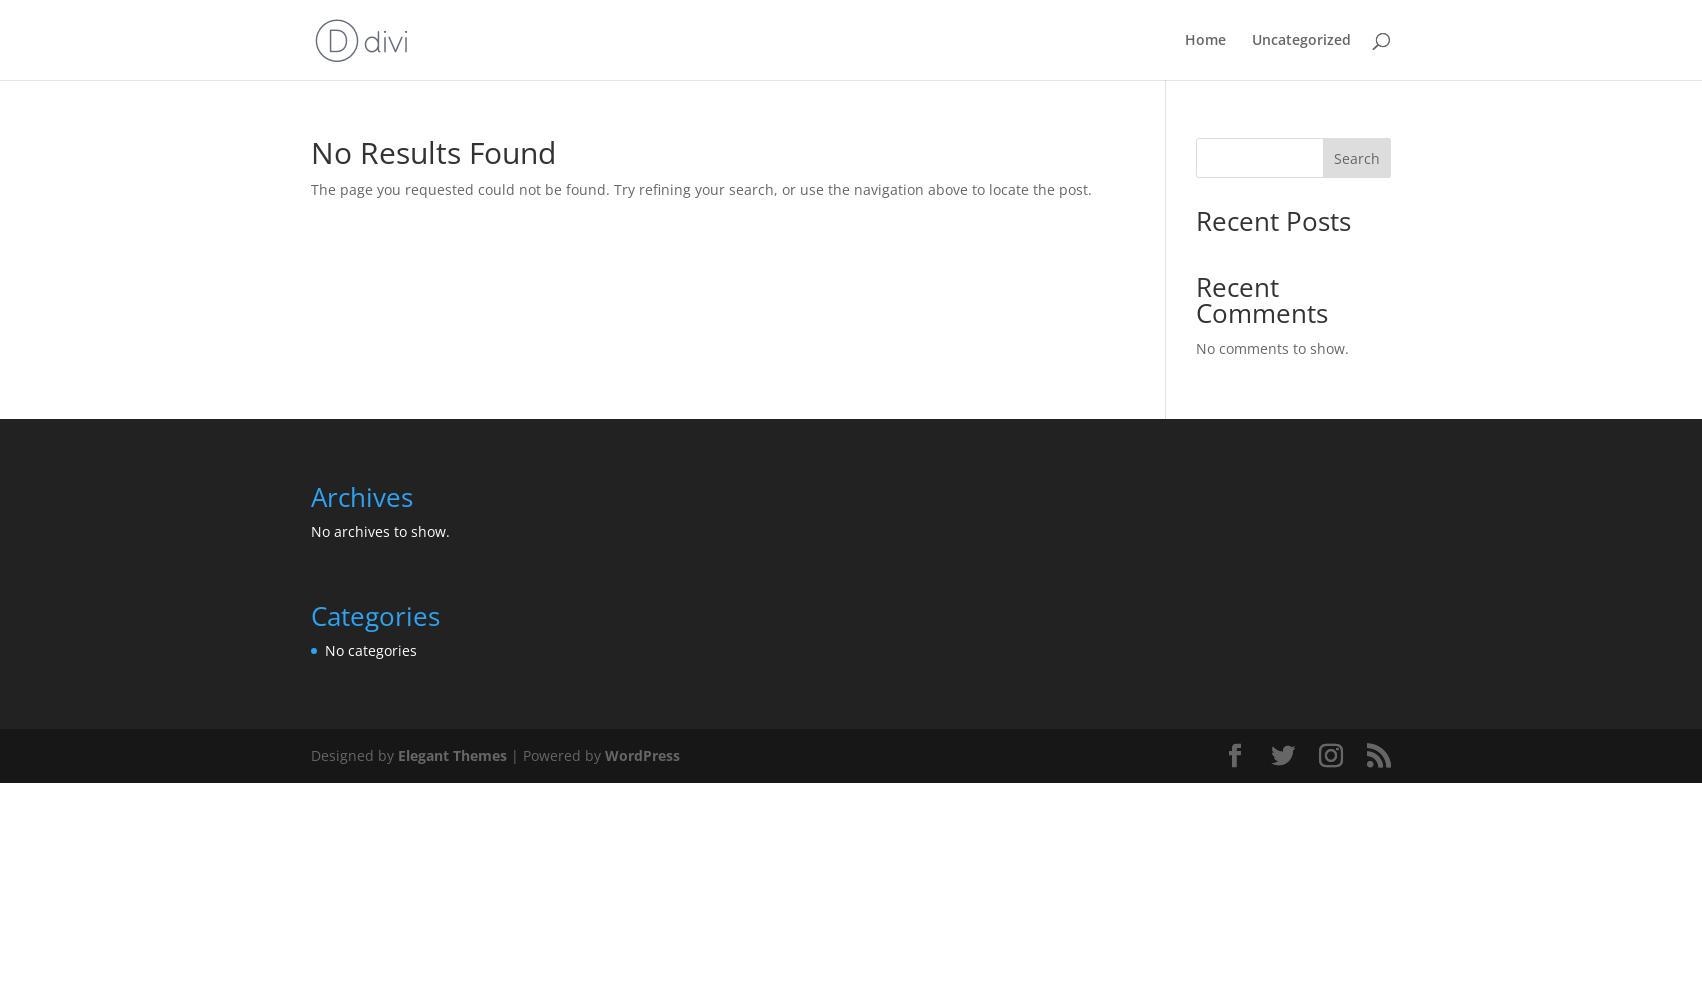  Describe the element at coordinates (354, 755) in the screenshot. I see `'Designed by'` at that location.